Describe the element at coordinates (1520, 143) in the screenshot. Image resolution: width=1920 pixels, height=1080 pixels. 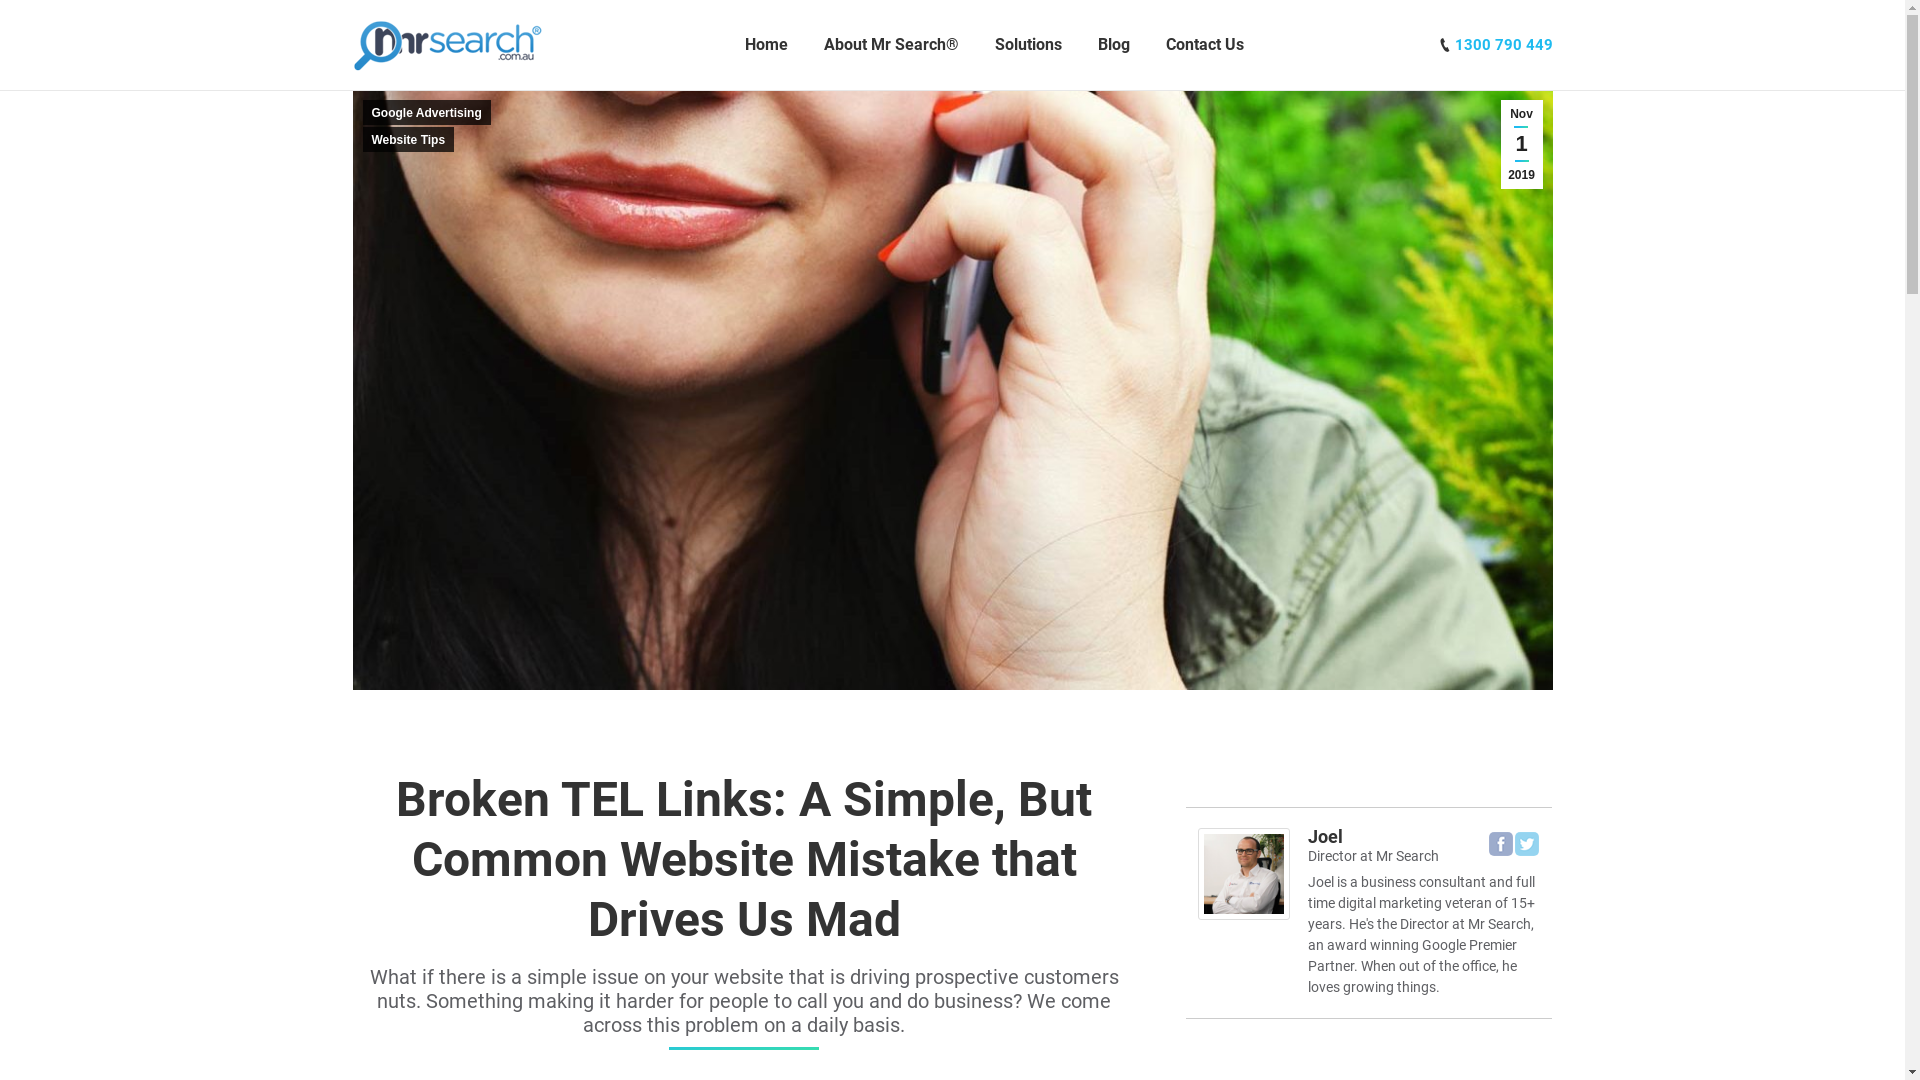
I see `'Nov` at that location.